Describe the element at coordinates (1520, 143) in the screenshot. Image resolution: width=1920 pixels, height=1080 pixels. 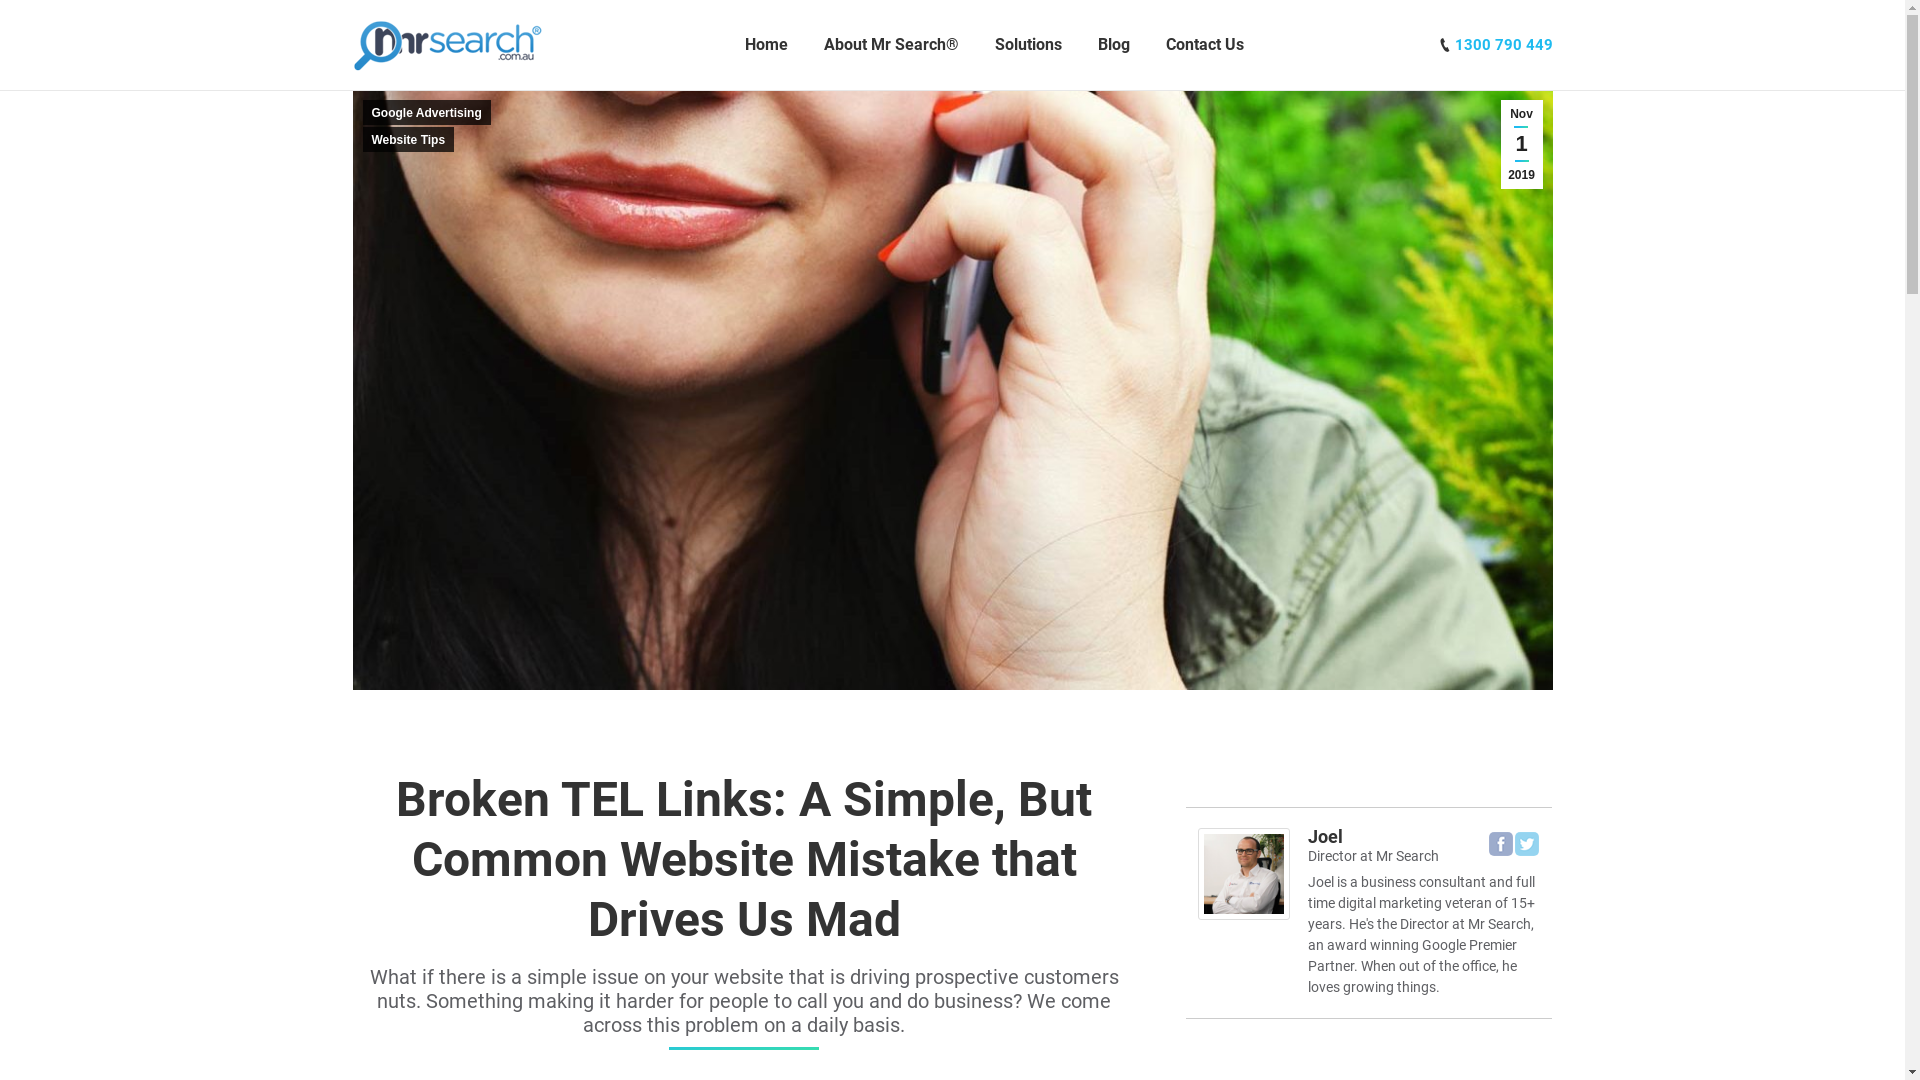
I see `'Nov` at that location.